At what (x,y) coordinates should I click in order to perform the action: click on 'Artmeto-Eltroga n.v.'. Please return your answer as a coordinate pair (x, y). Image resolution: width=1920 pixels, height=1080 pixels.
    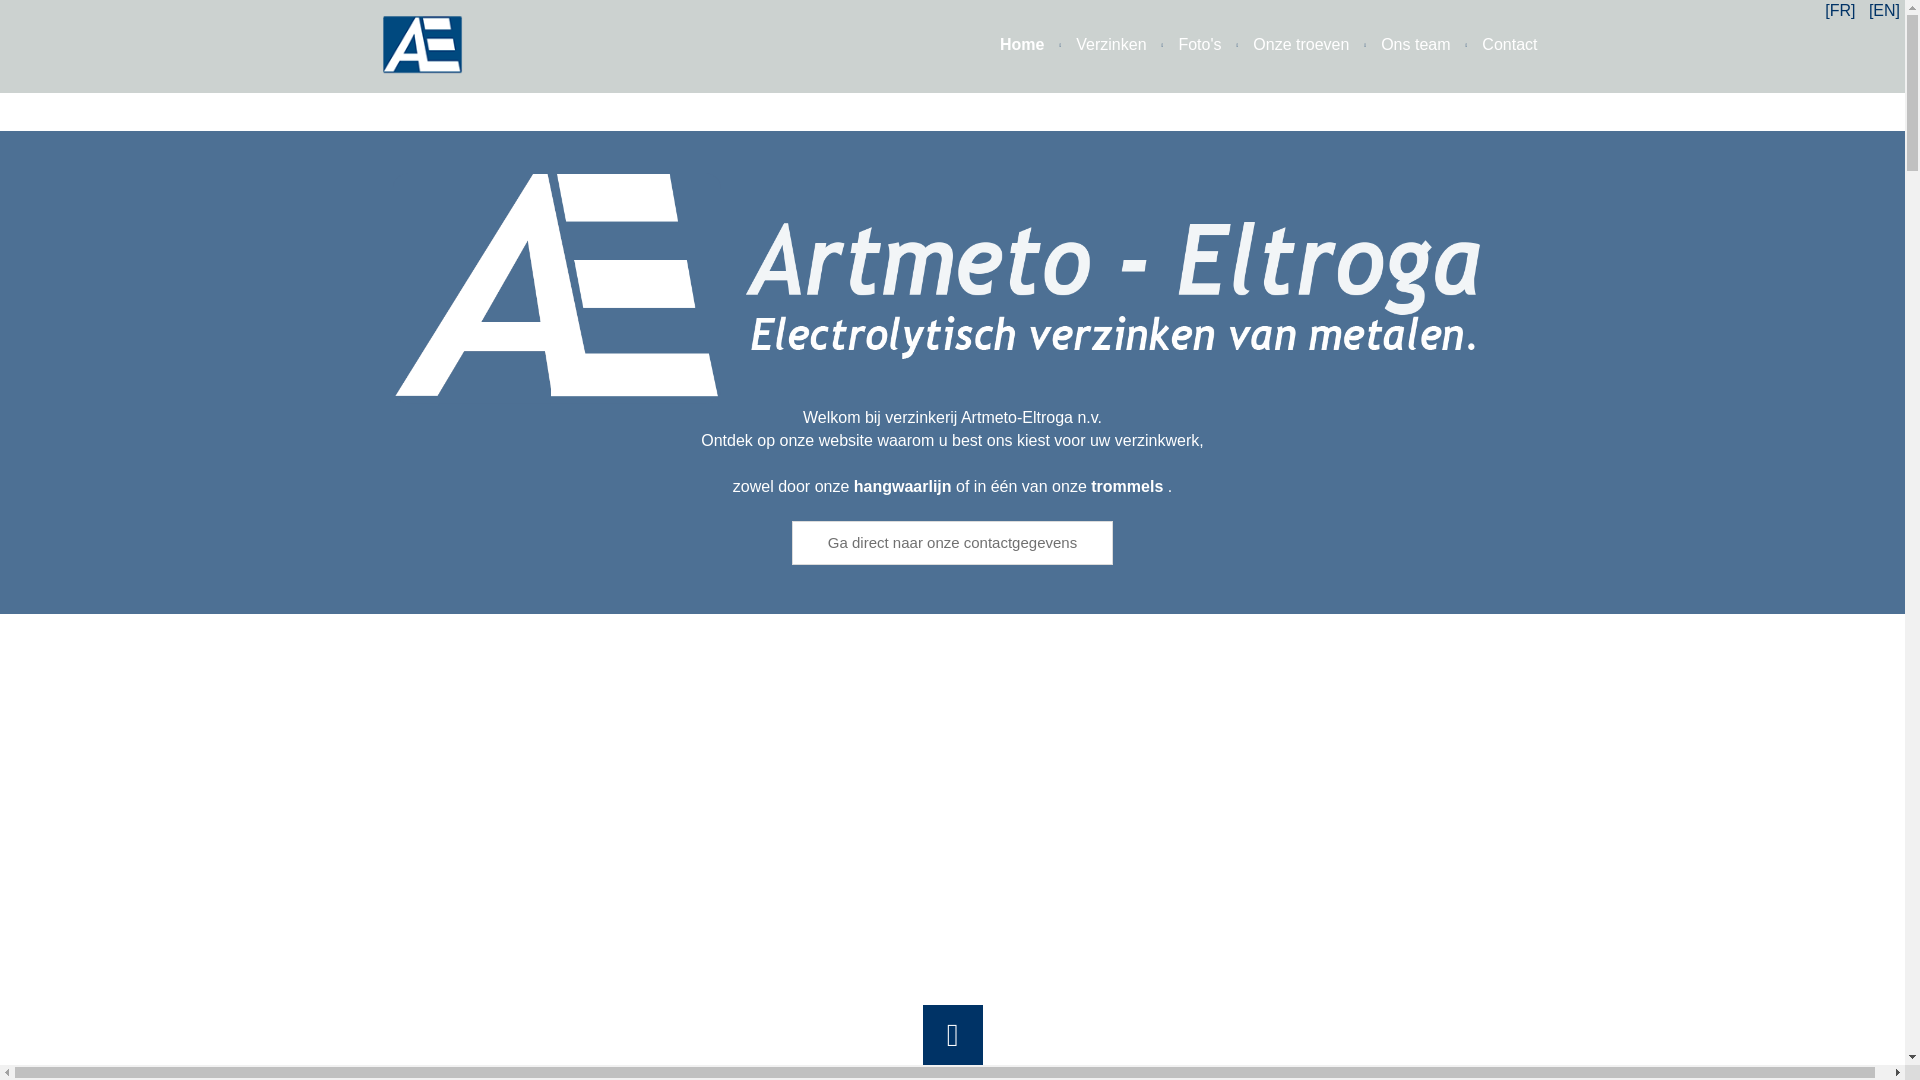
    Looking at the image, I should click on (950, 289).